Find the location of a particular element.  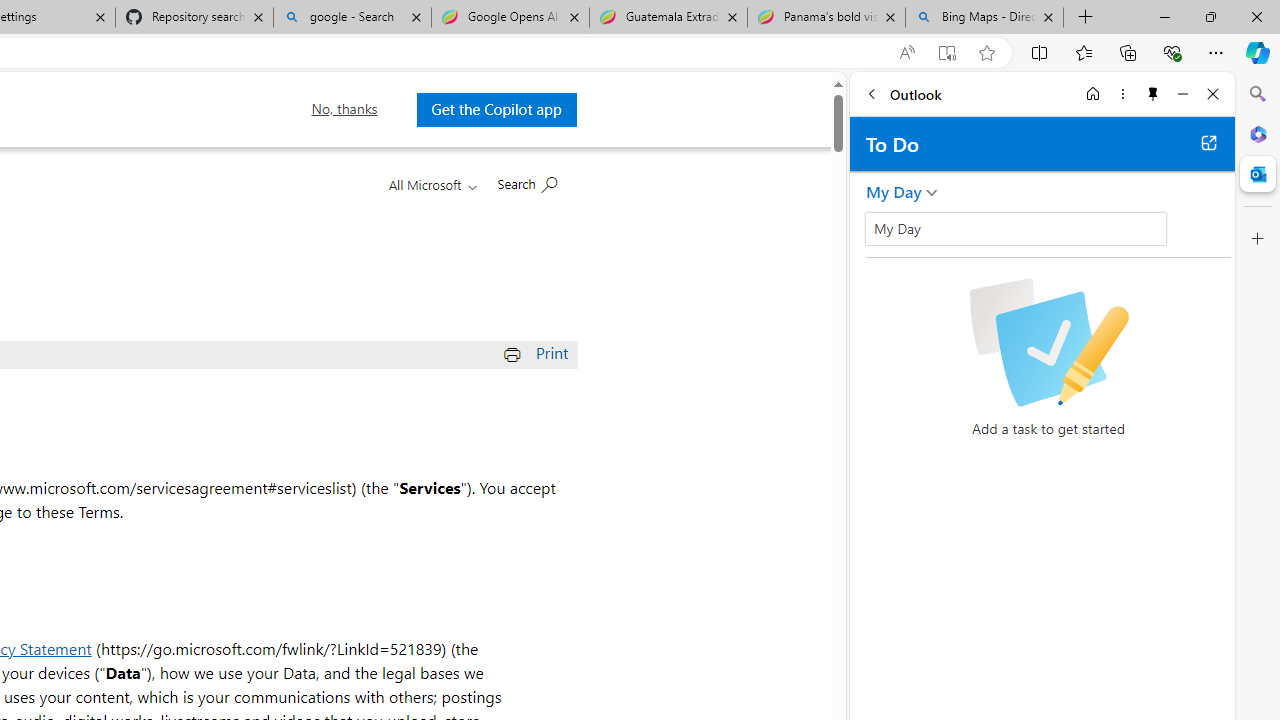

'Checkbox with a pencil' is located at coordinates (1047, 342).